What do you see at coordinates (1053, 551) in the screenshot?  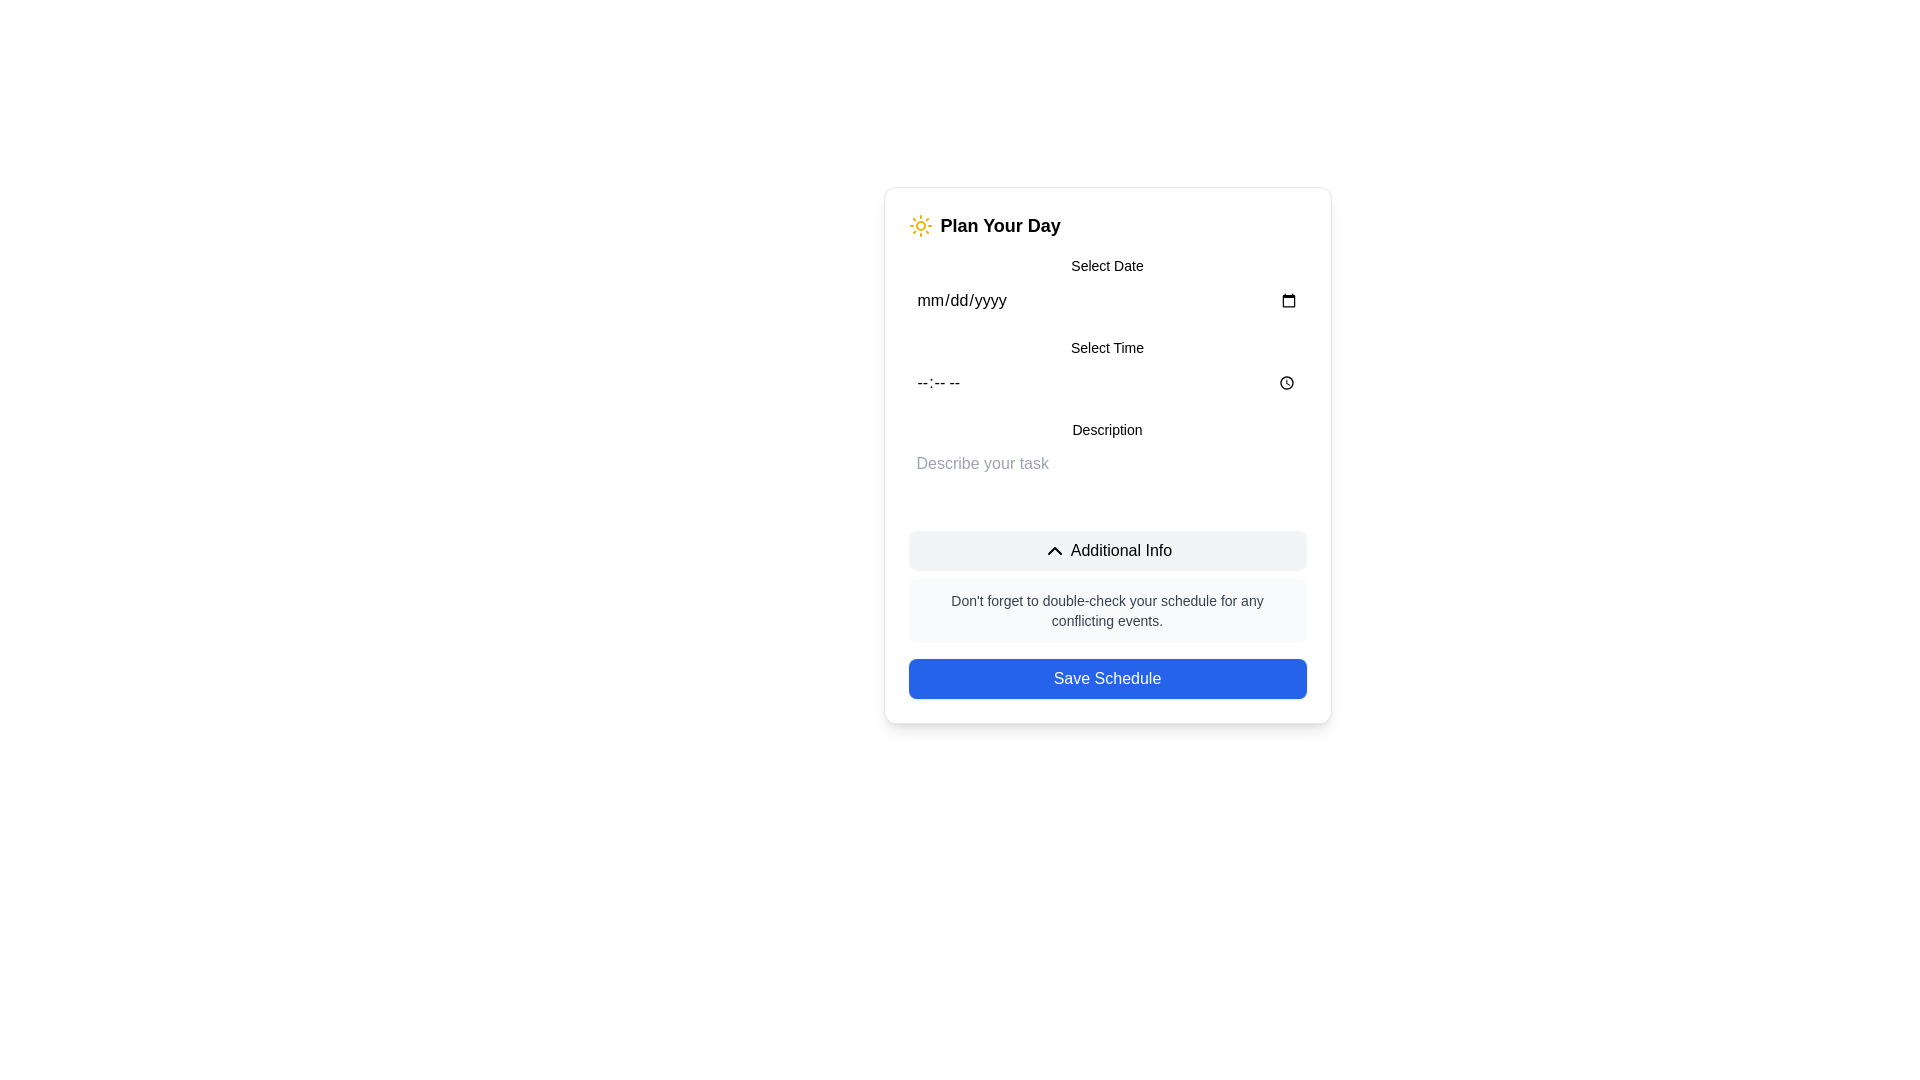 I see `the upward-pointing arrow icon inside the 'Additional Info' button` at bounding box center [1053, 551].